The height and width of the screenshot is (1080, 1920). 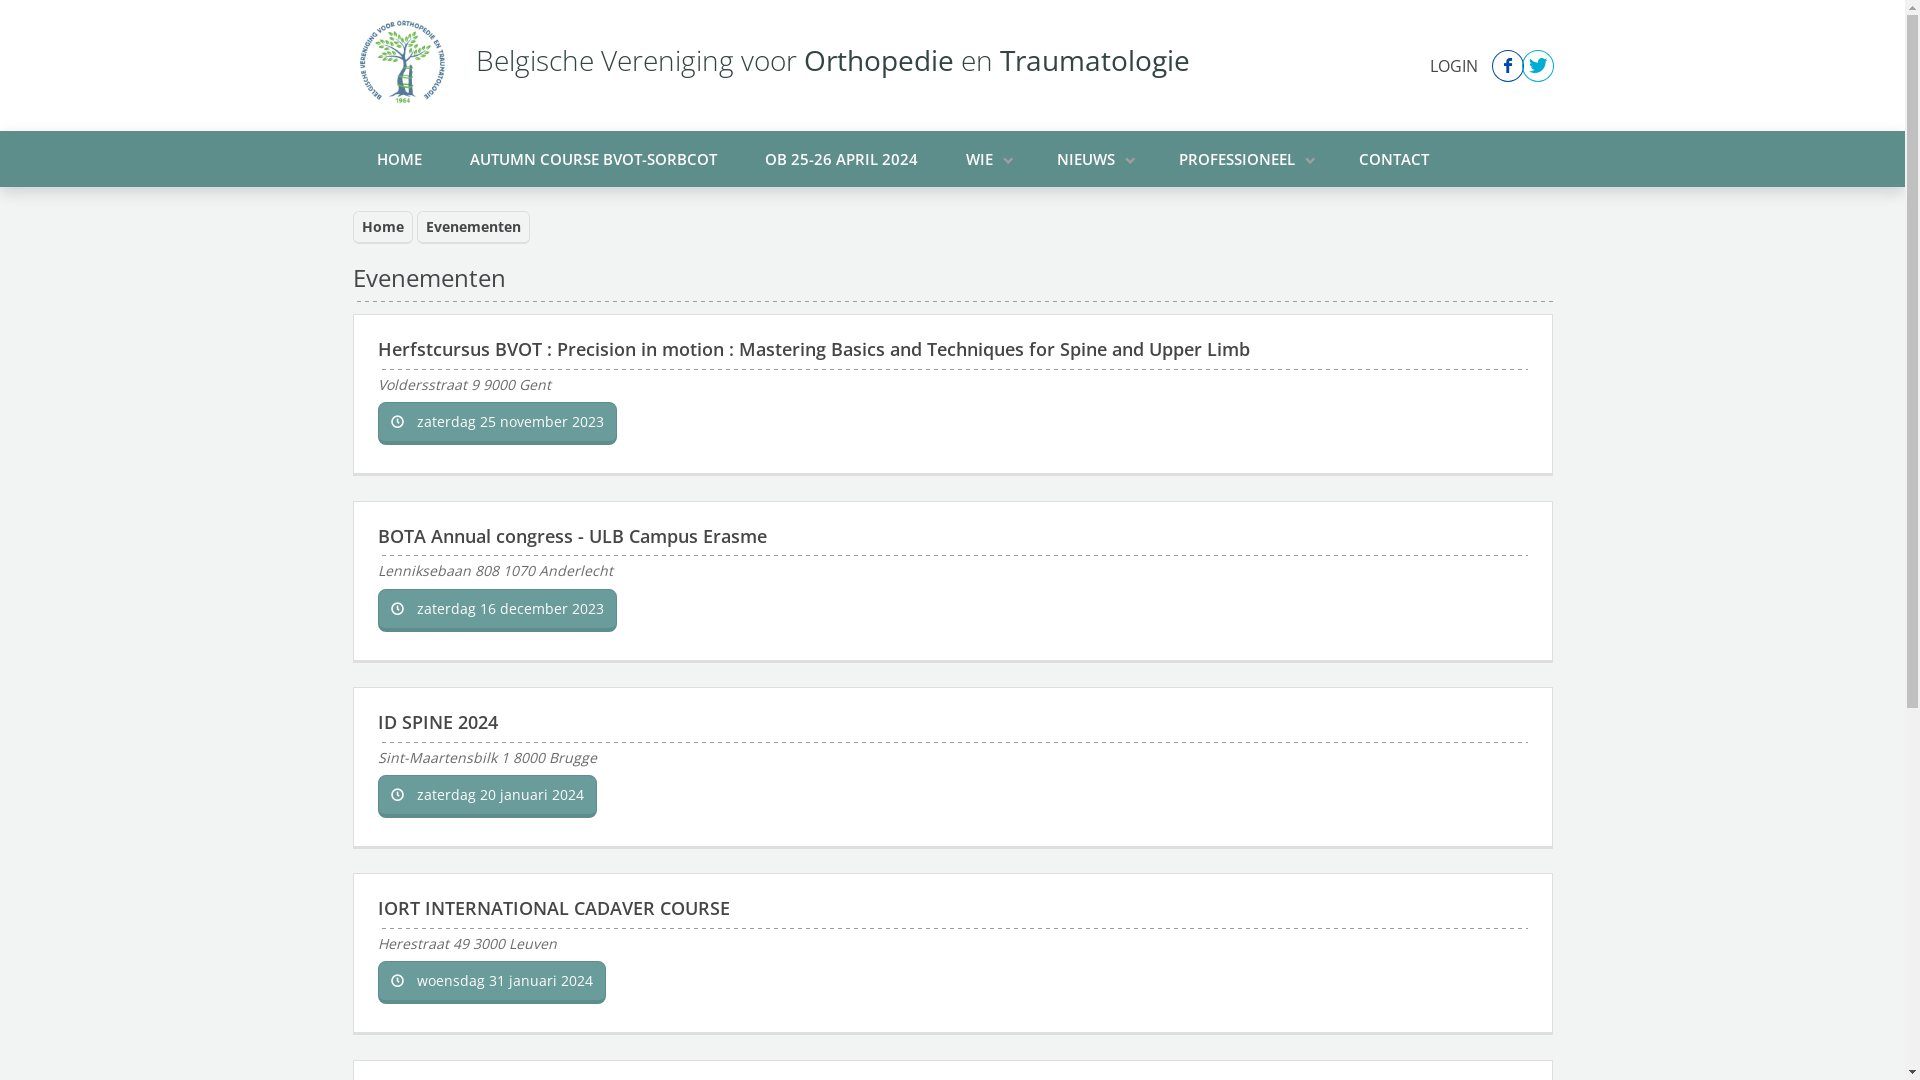 I want to click on 'NIEUWS', so click(x=1092, y=157).